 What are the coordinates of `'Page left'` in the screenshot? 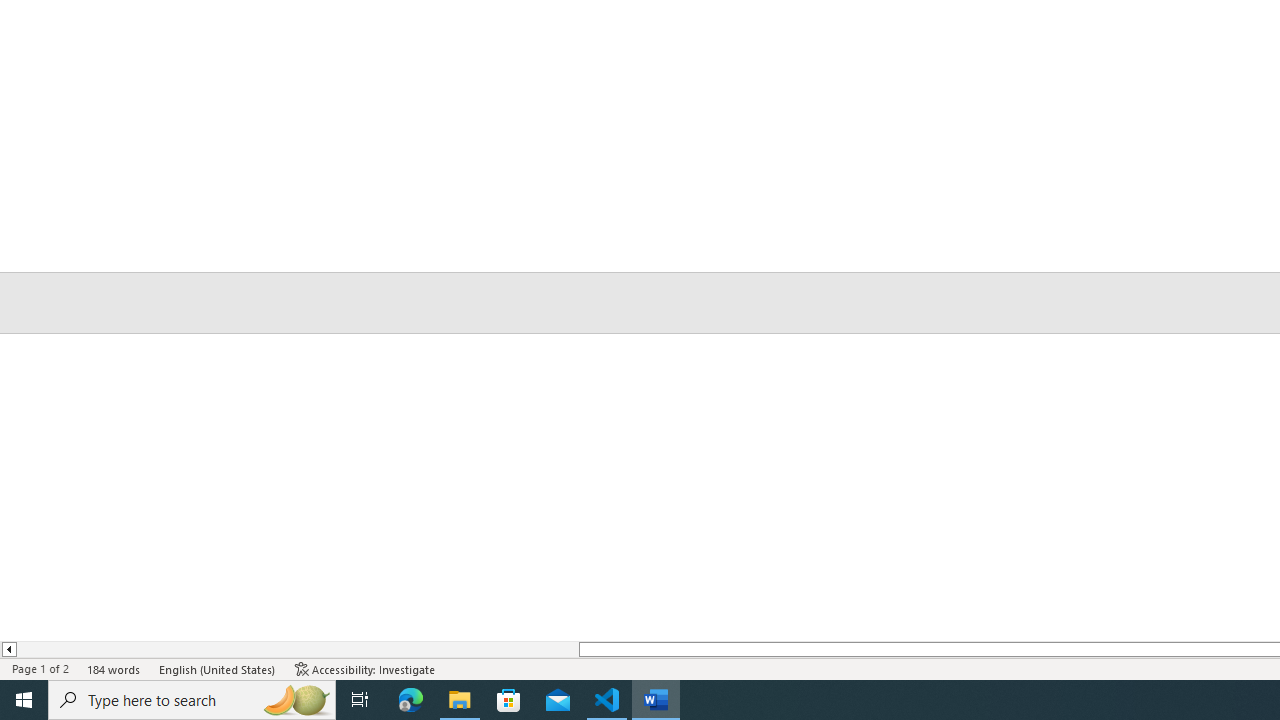 It's located at (296, 649).